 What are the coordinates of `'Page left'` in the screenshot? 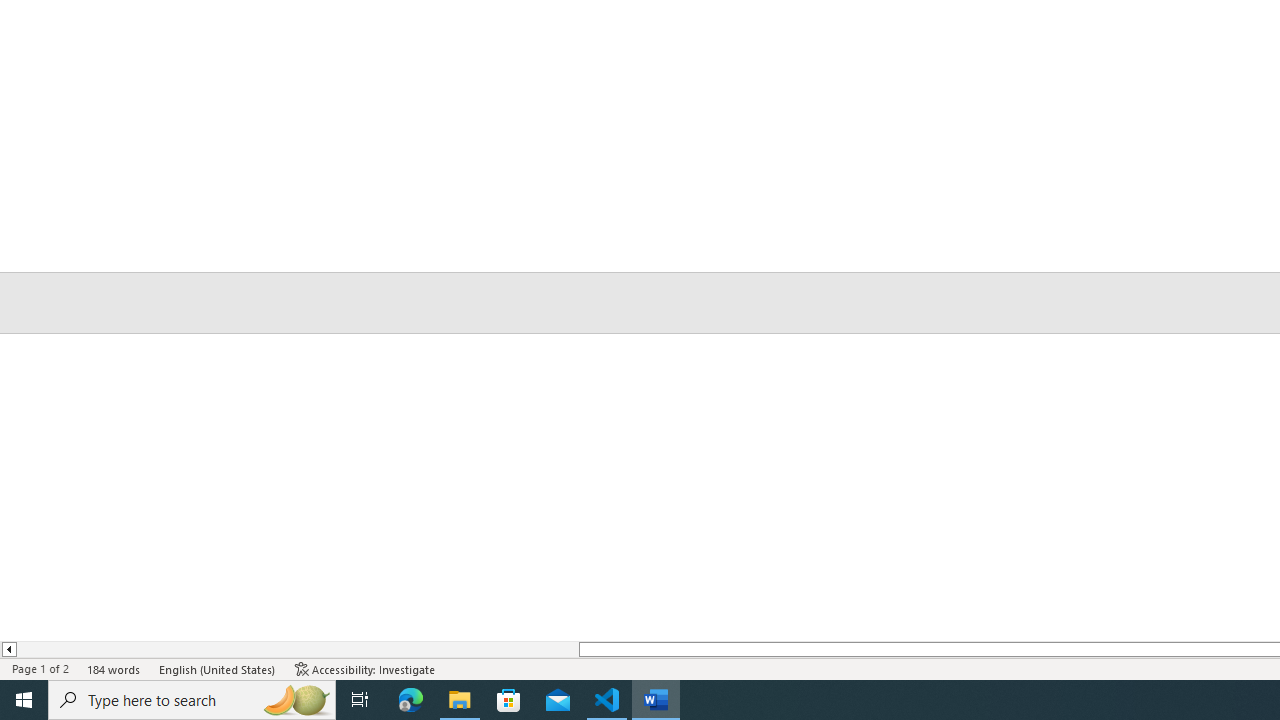 It's located at (296, 649).